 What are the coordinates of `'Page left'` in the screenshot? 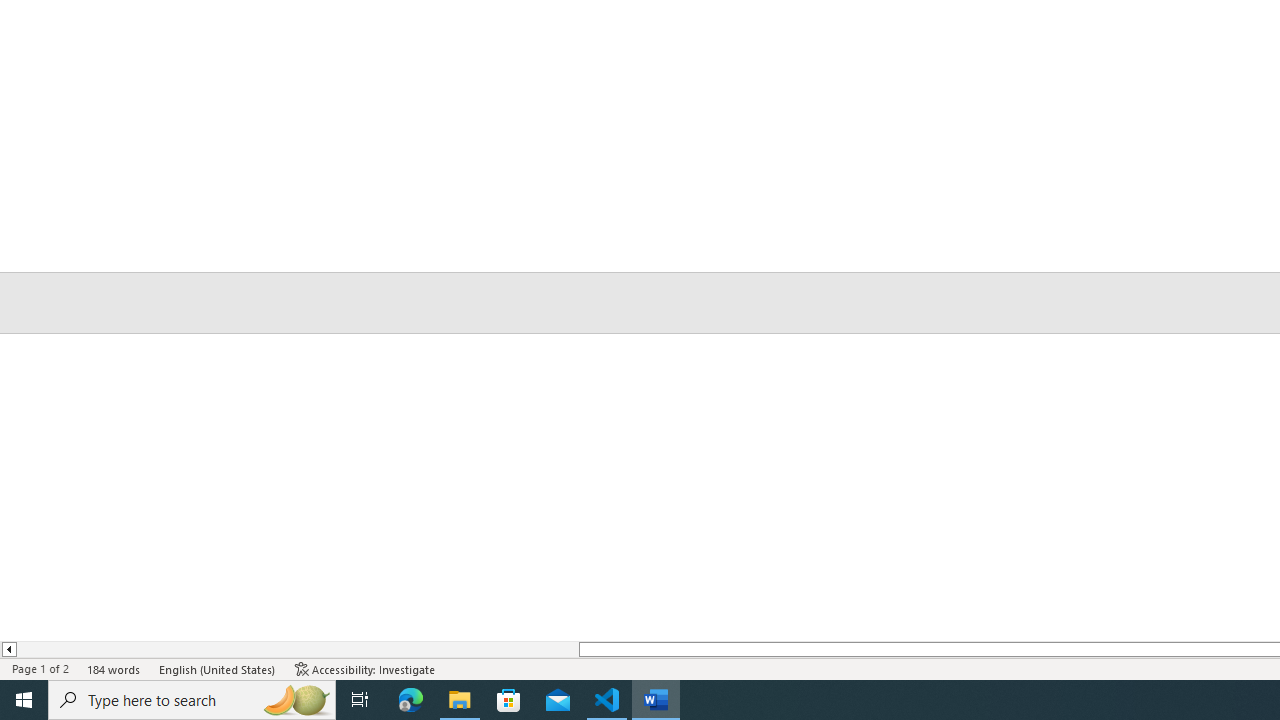 It's located at (296, 649).